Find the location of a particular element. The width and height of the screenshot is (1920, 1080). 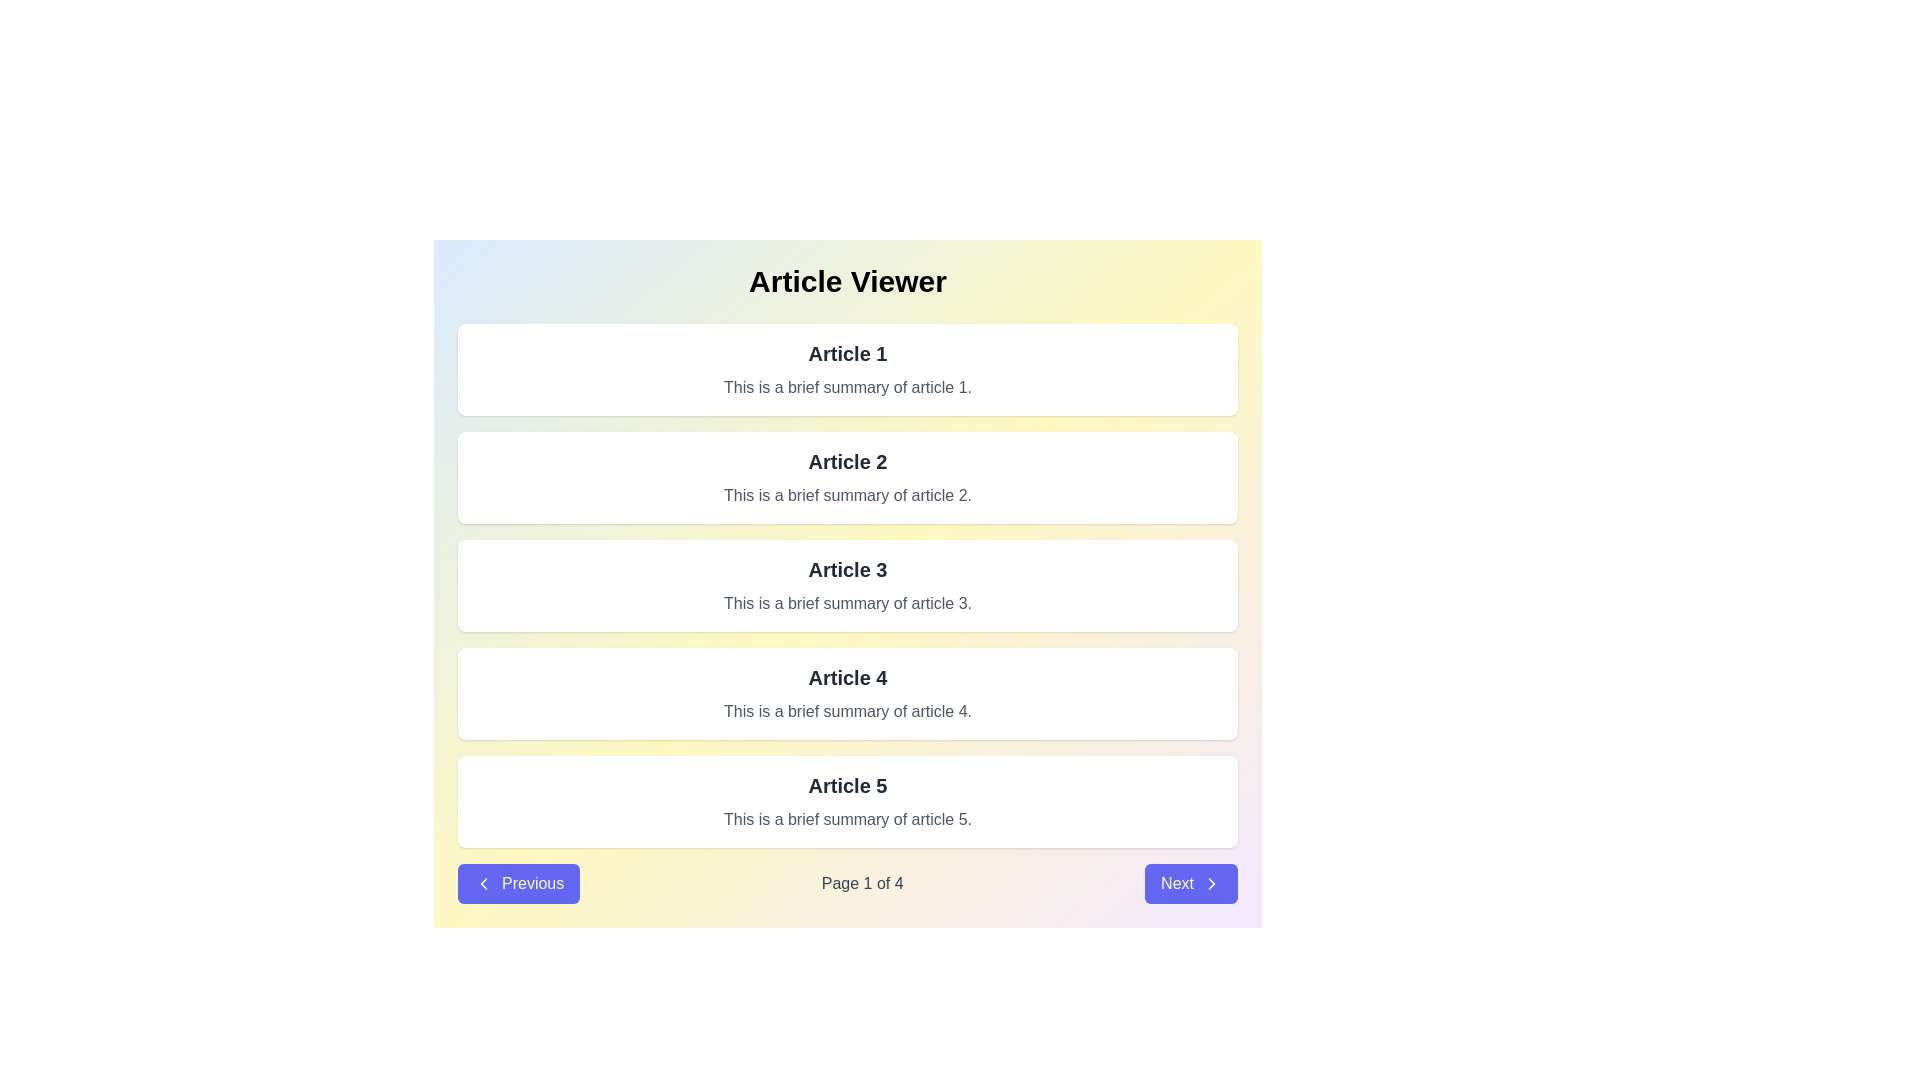

the text label displaying 'This is a brief summary of article 3.' which is styled with a light gray font and located beneath the bold title 'Article 3' within a white rounded card is located at coordinates (848, 603).